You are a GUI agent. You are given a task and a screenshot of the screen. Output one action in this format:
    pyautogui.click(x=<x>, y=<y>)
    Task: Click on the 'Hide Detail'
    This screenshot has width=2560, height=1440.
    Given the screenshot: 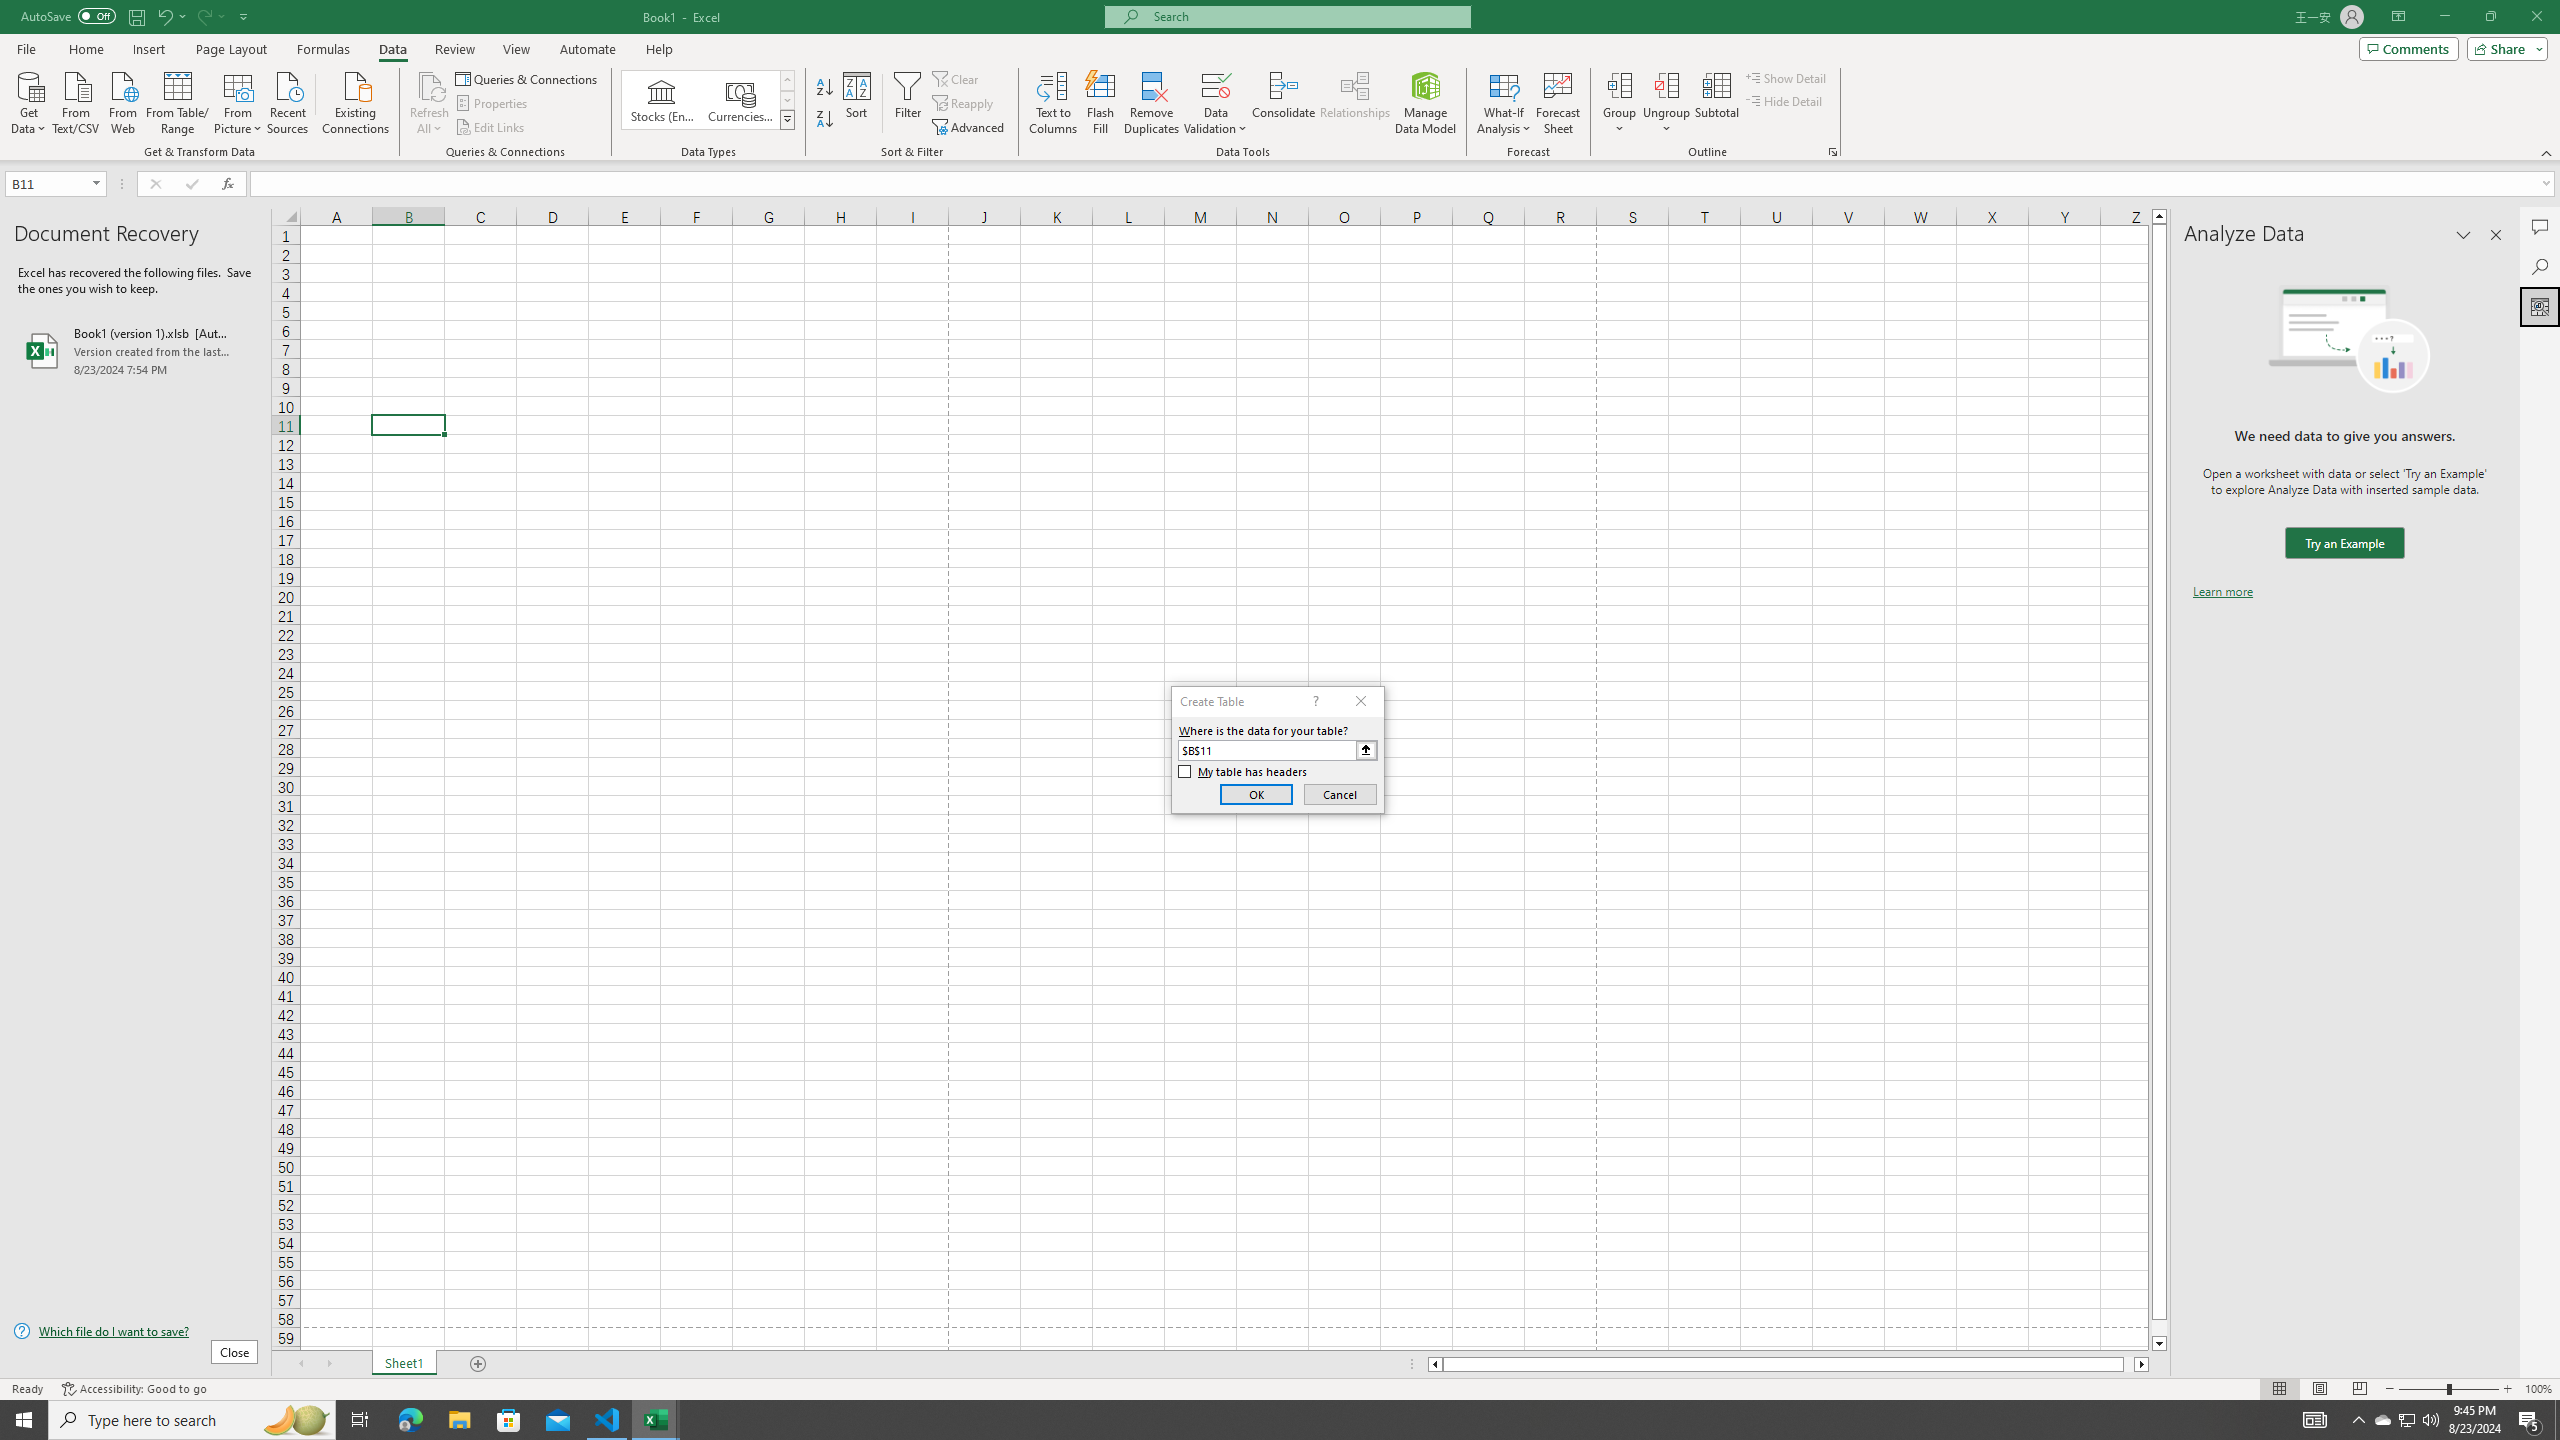 What is the action you would take?
    pyautogui.click(x=1784, y=99)
    